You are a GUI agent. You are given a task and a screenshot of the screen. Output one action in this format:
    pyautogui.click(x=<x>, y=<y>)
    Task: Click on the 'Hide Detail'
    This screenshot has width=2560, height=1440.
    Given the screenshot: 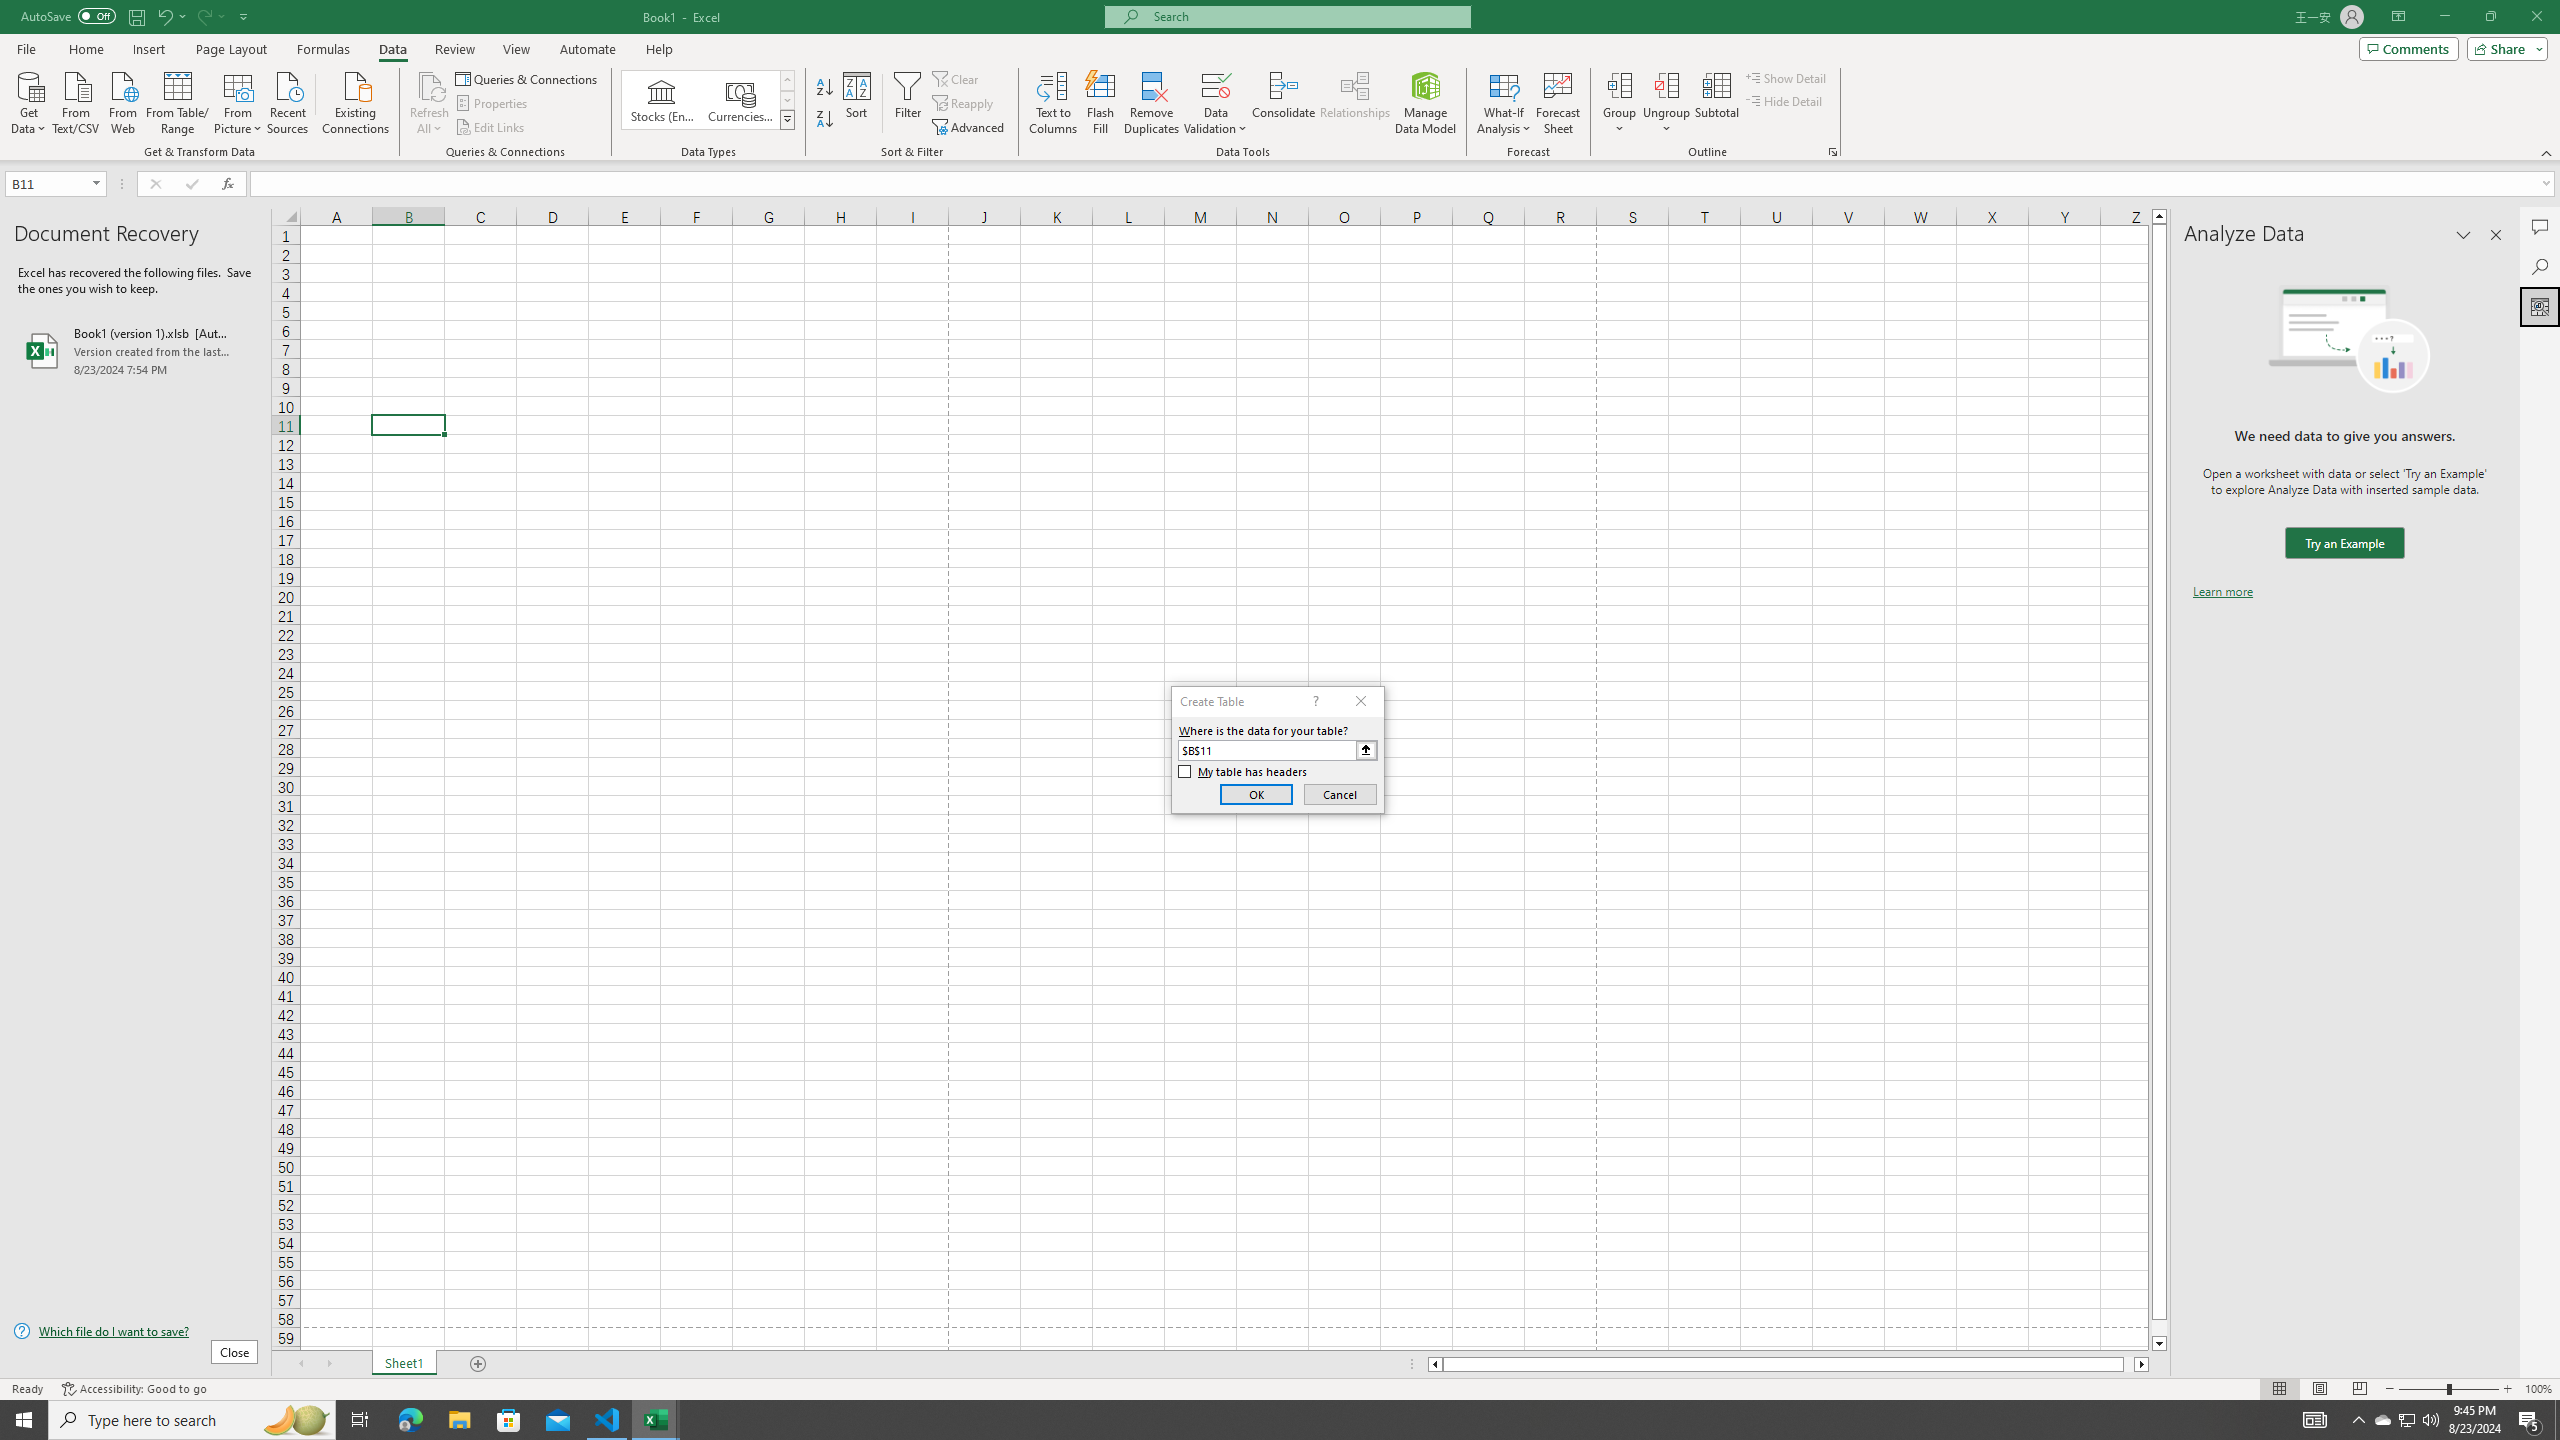 What is the action you would take?
    pyautogui.click(x=1784, y=99)
    